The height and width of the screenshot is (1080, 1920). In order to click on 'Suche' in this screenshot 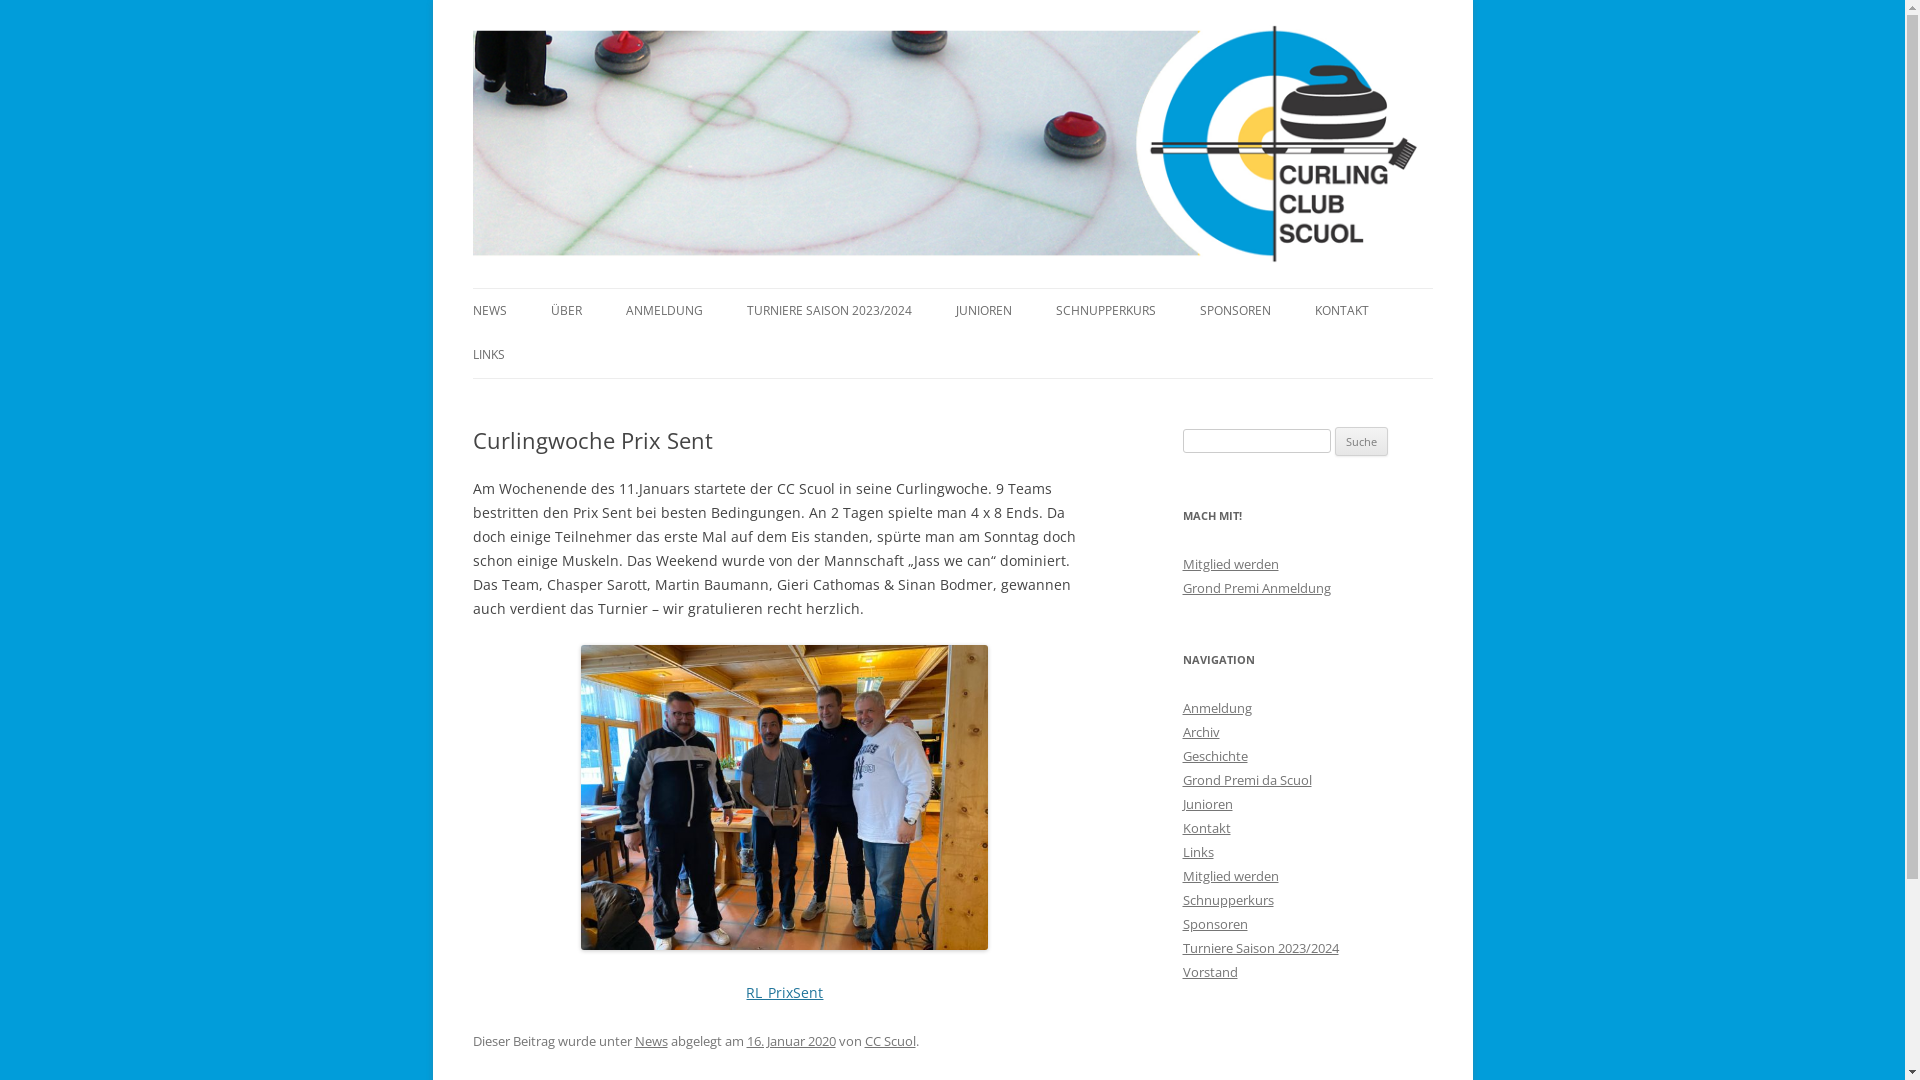, I will do `click(1360, 441)`.